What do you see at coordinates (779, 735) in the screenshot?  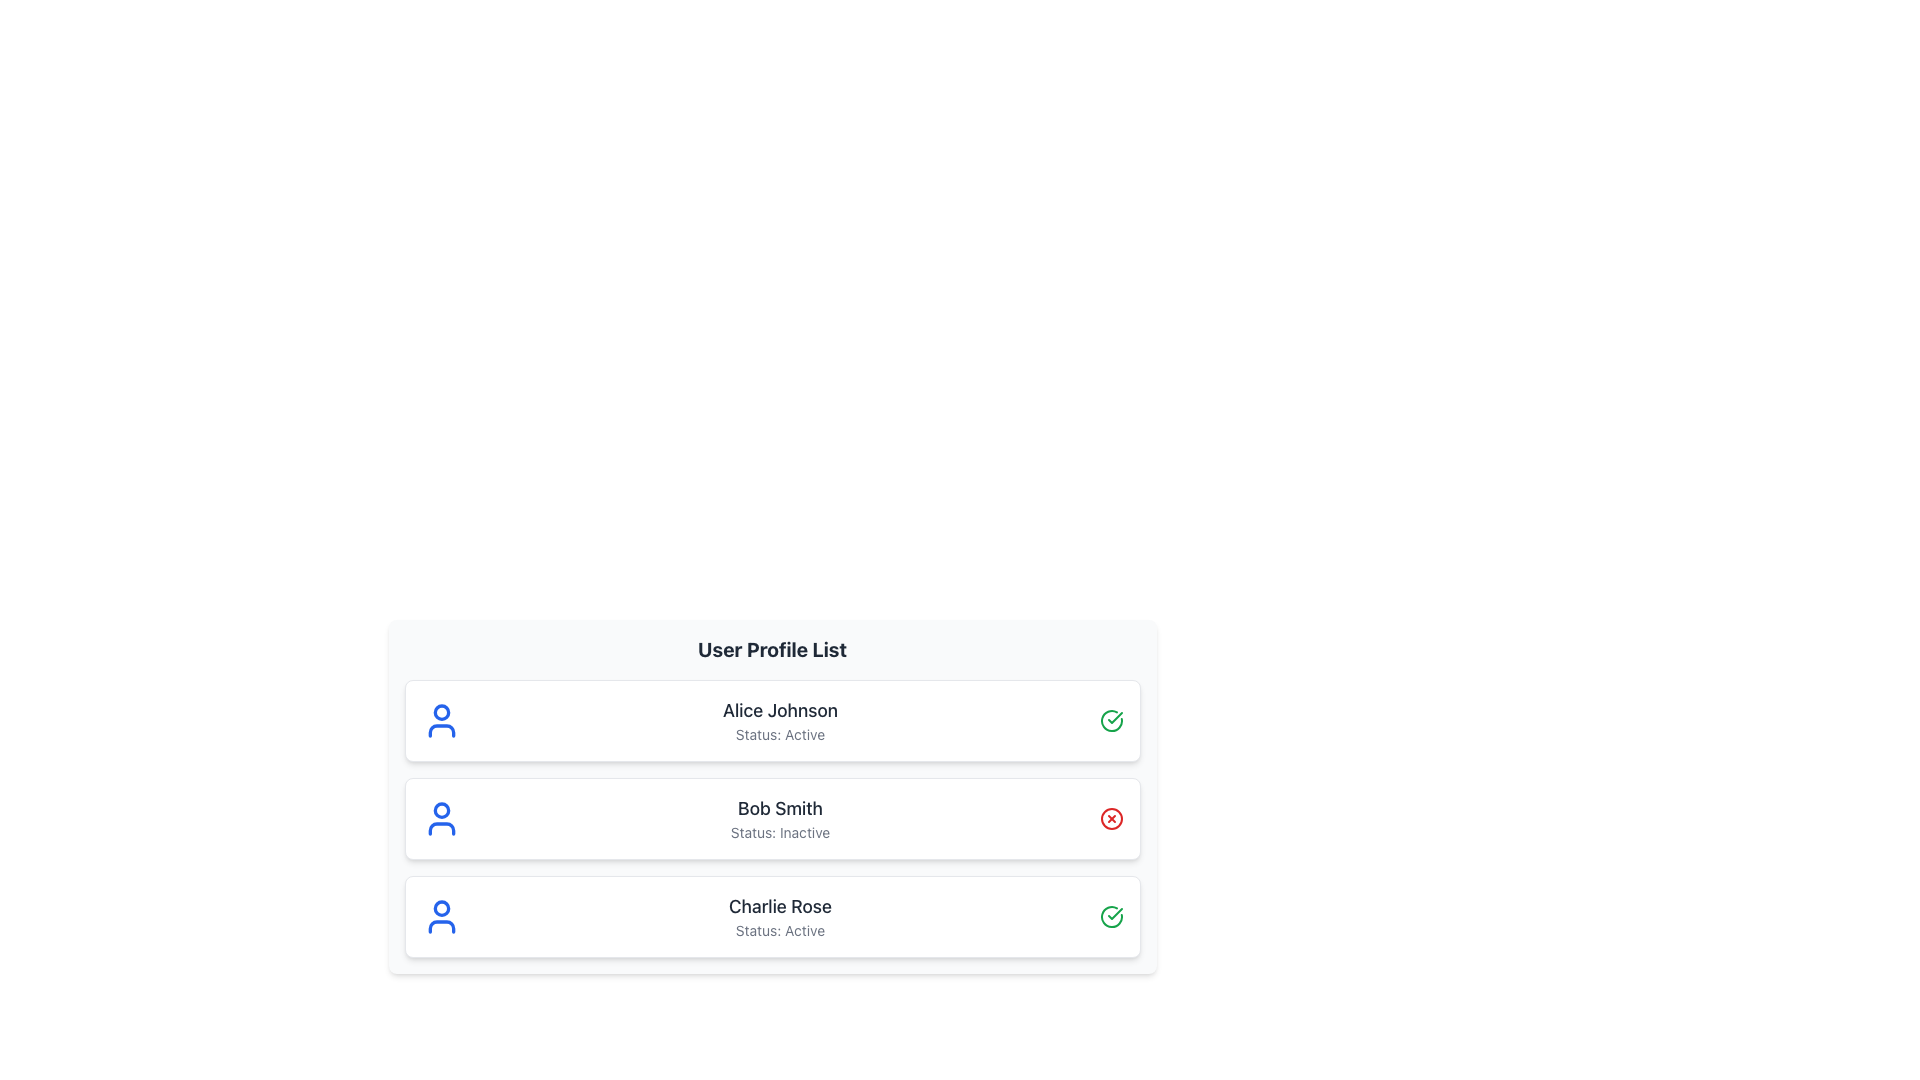 I see `the text label that reads 'Status: Active', which is located directly below the name 'Alice Johnson' in the user profile entry` at bounding box center [779, 735].